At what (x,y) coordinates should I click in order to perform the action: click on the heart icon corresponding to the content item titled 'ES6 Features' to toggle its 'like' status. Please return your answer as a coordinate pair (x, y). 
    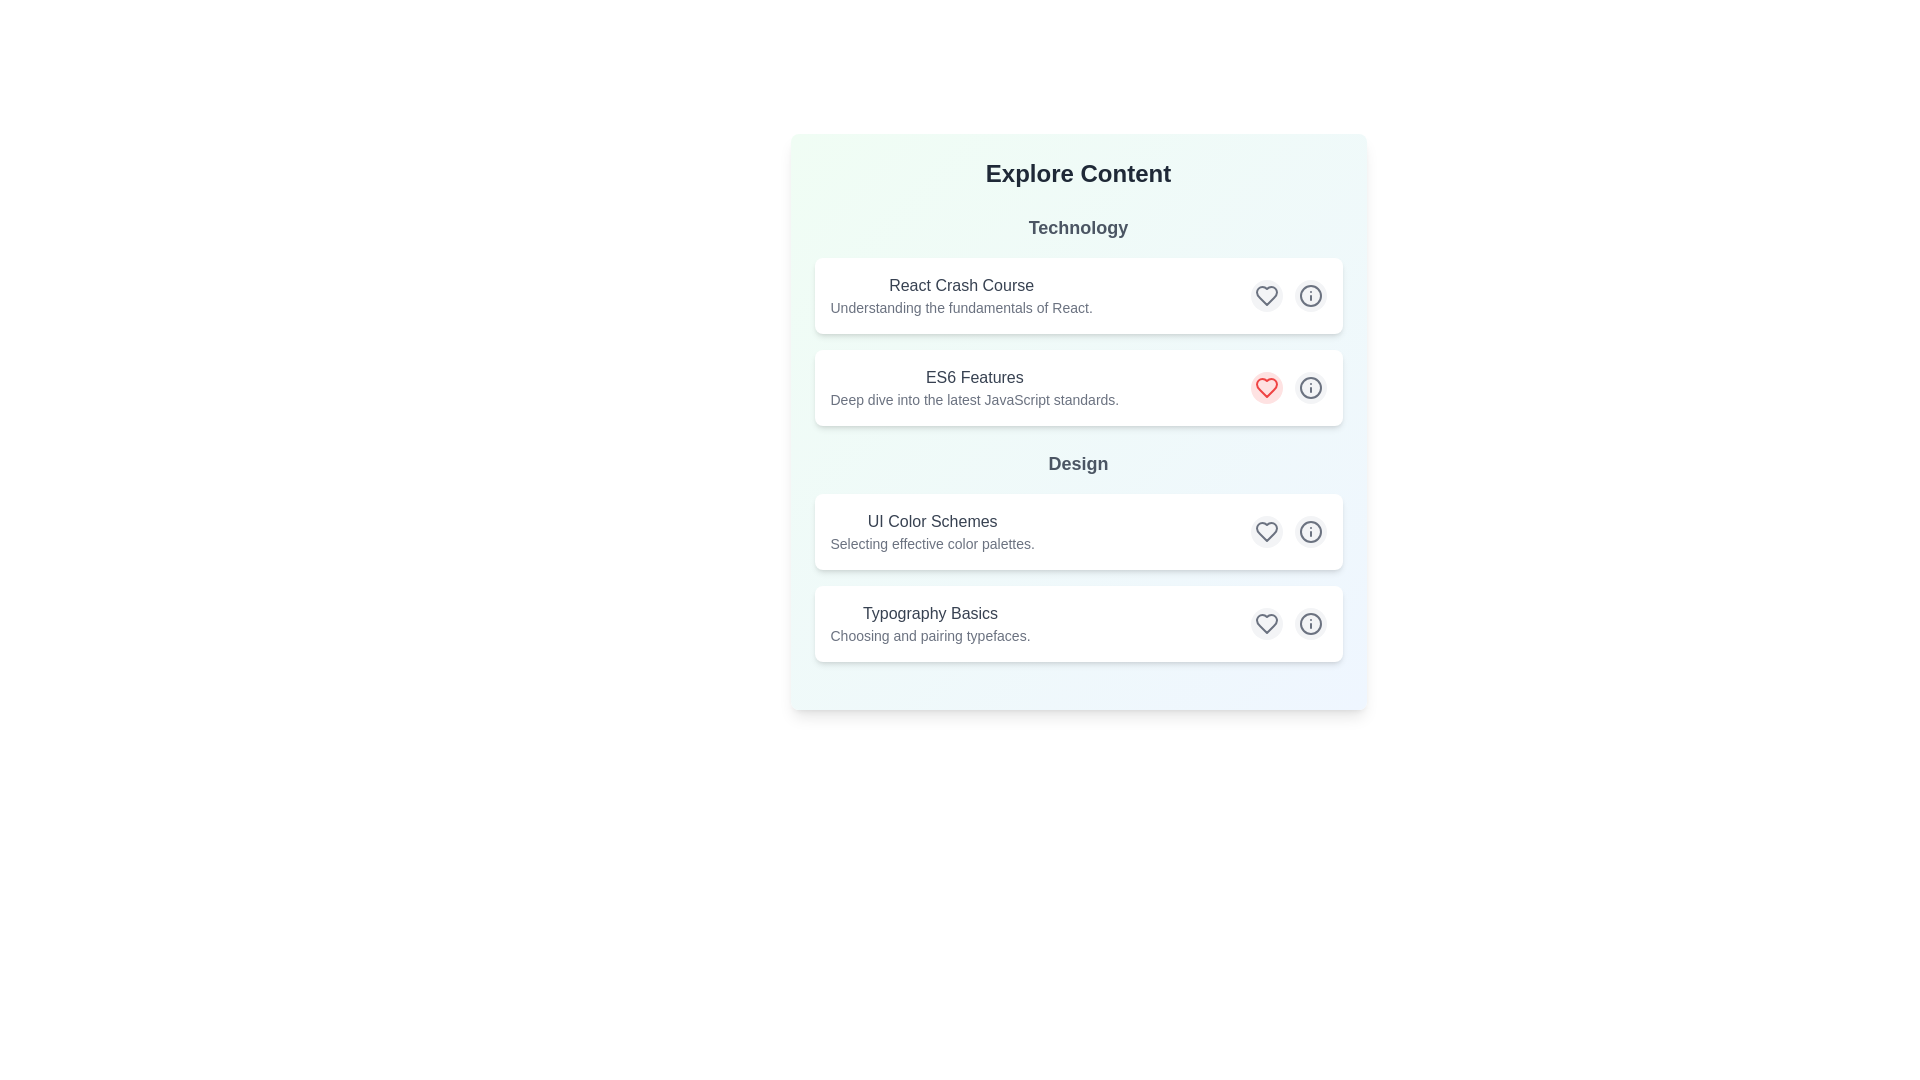
    Looking at the image, I should click on (1265, 388).